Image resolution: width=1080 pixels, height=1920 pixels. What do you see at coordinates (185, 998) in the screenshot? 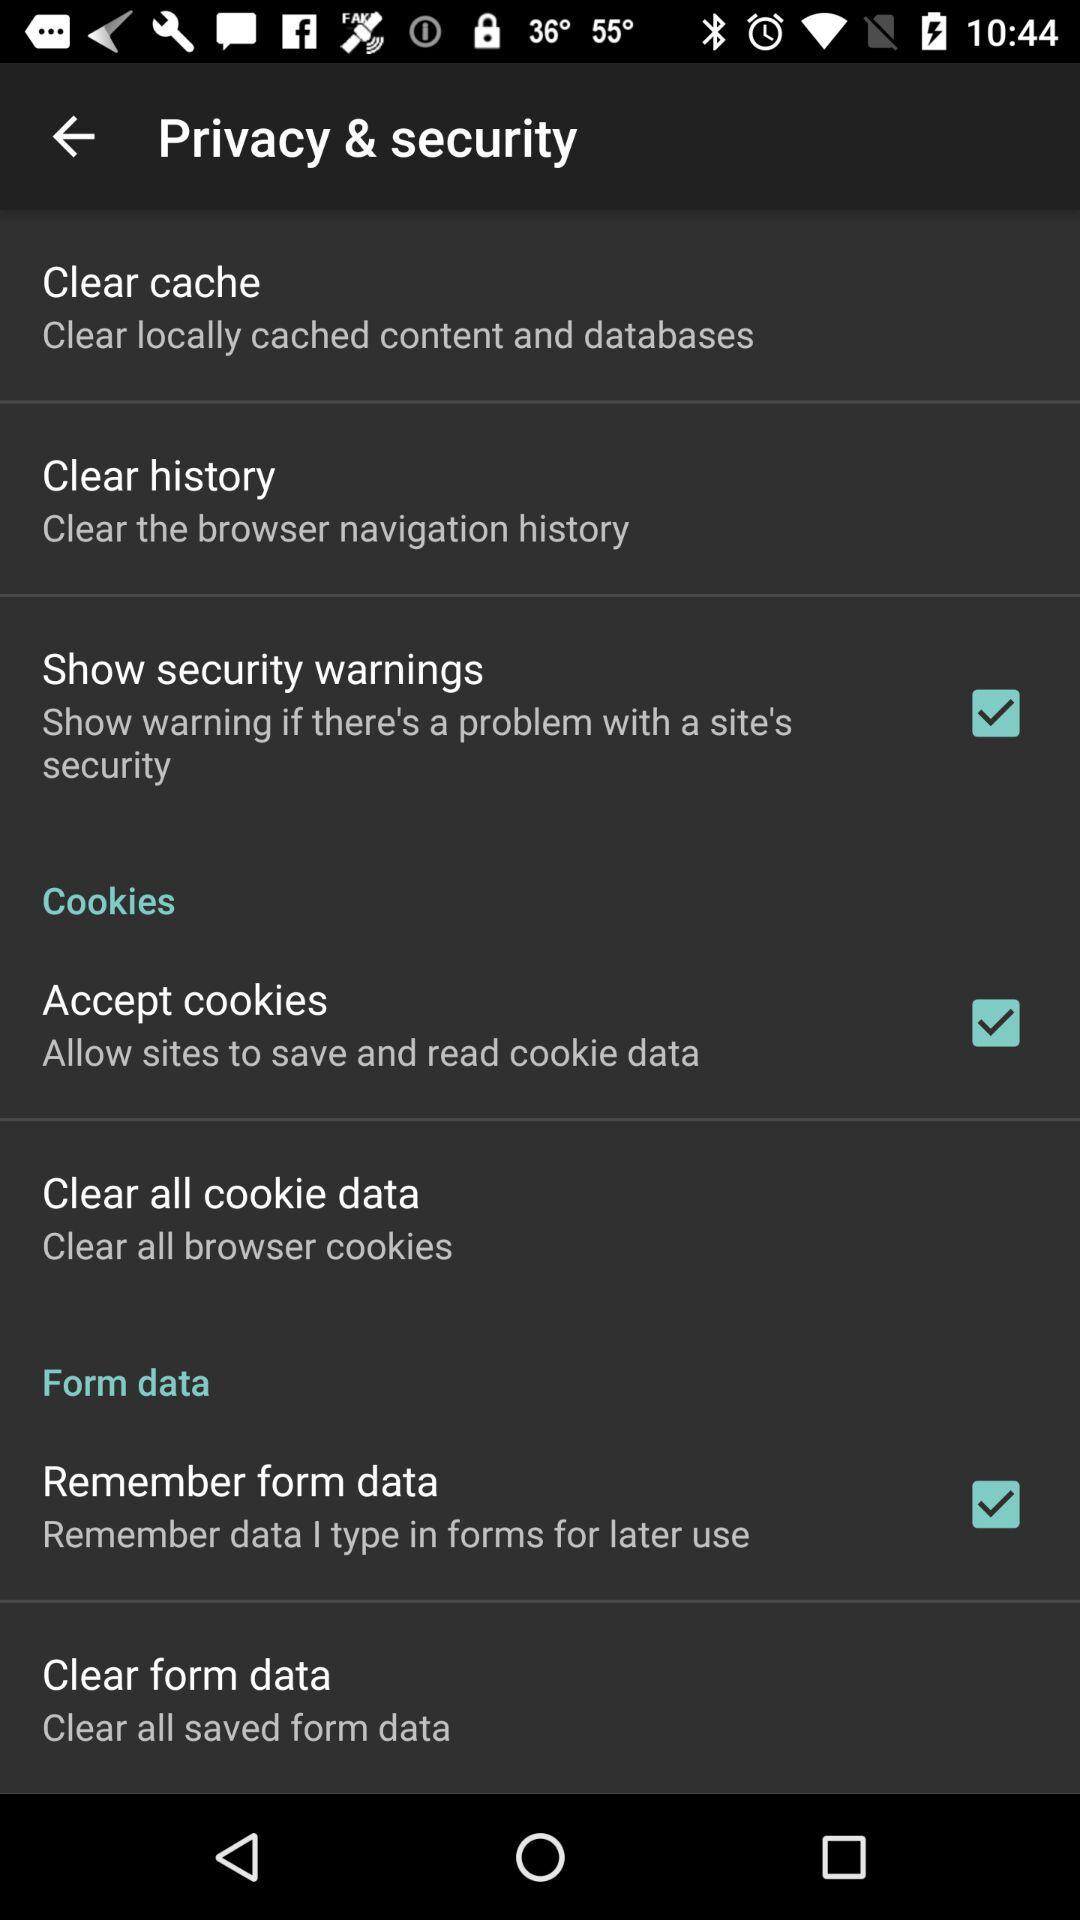
I see `the app below cookies` at bounding box center [185, 998].